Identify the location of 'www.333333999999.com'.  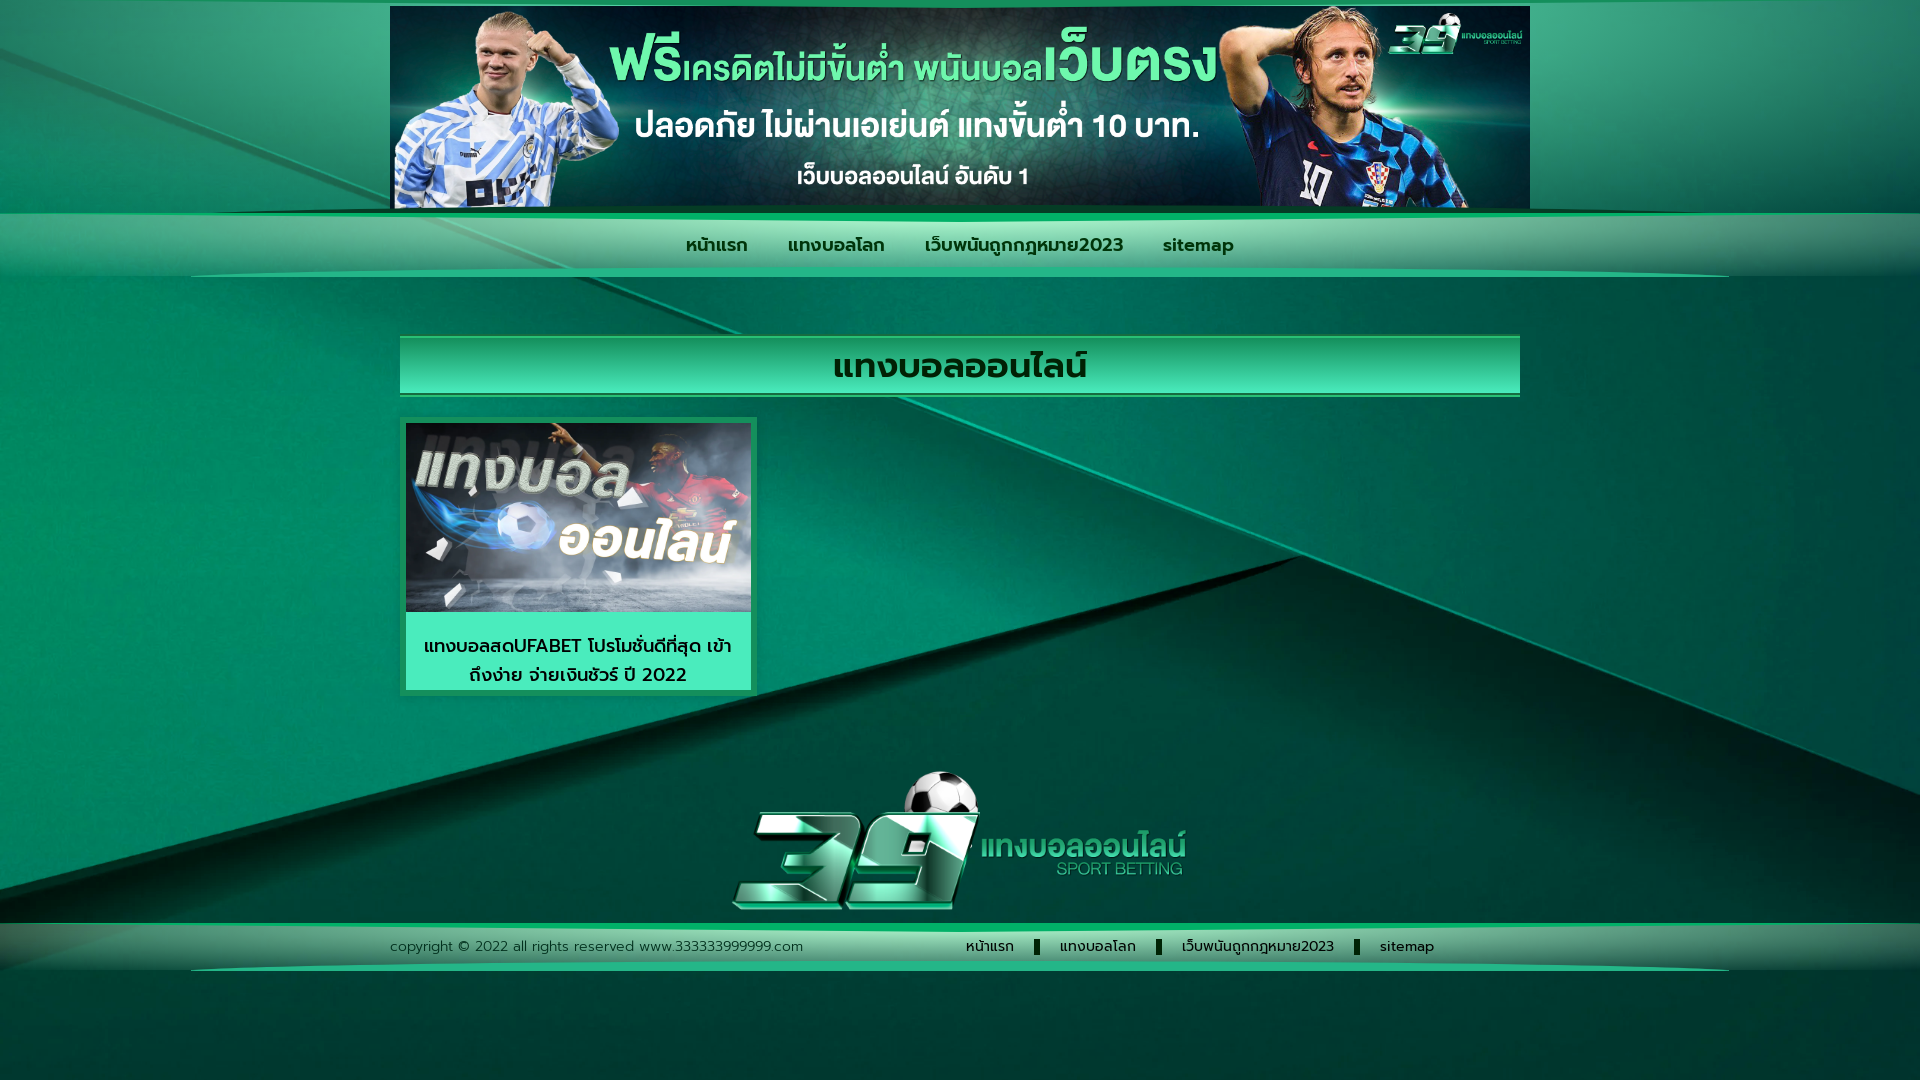
(720, 945).